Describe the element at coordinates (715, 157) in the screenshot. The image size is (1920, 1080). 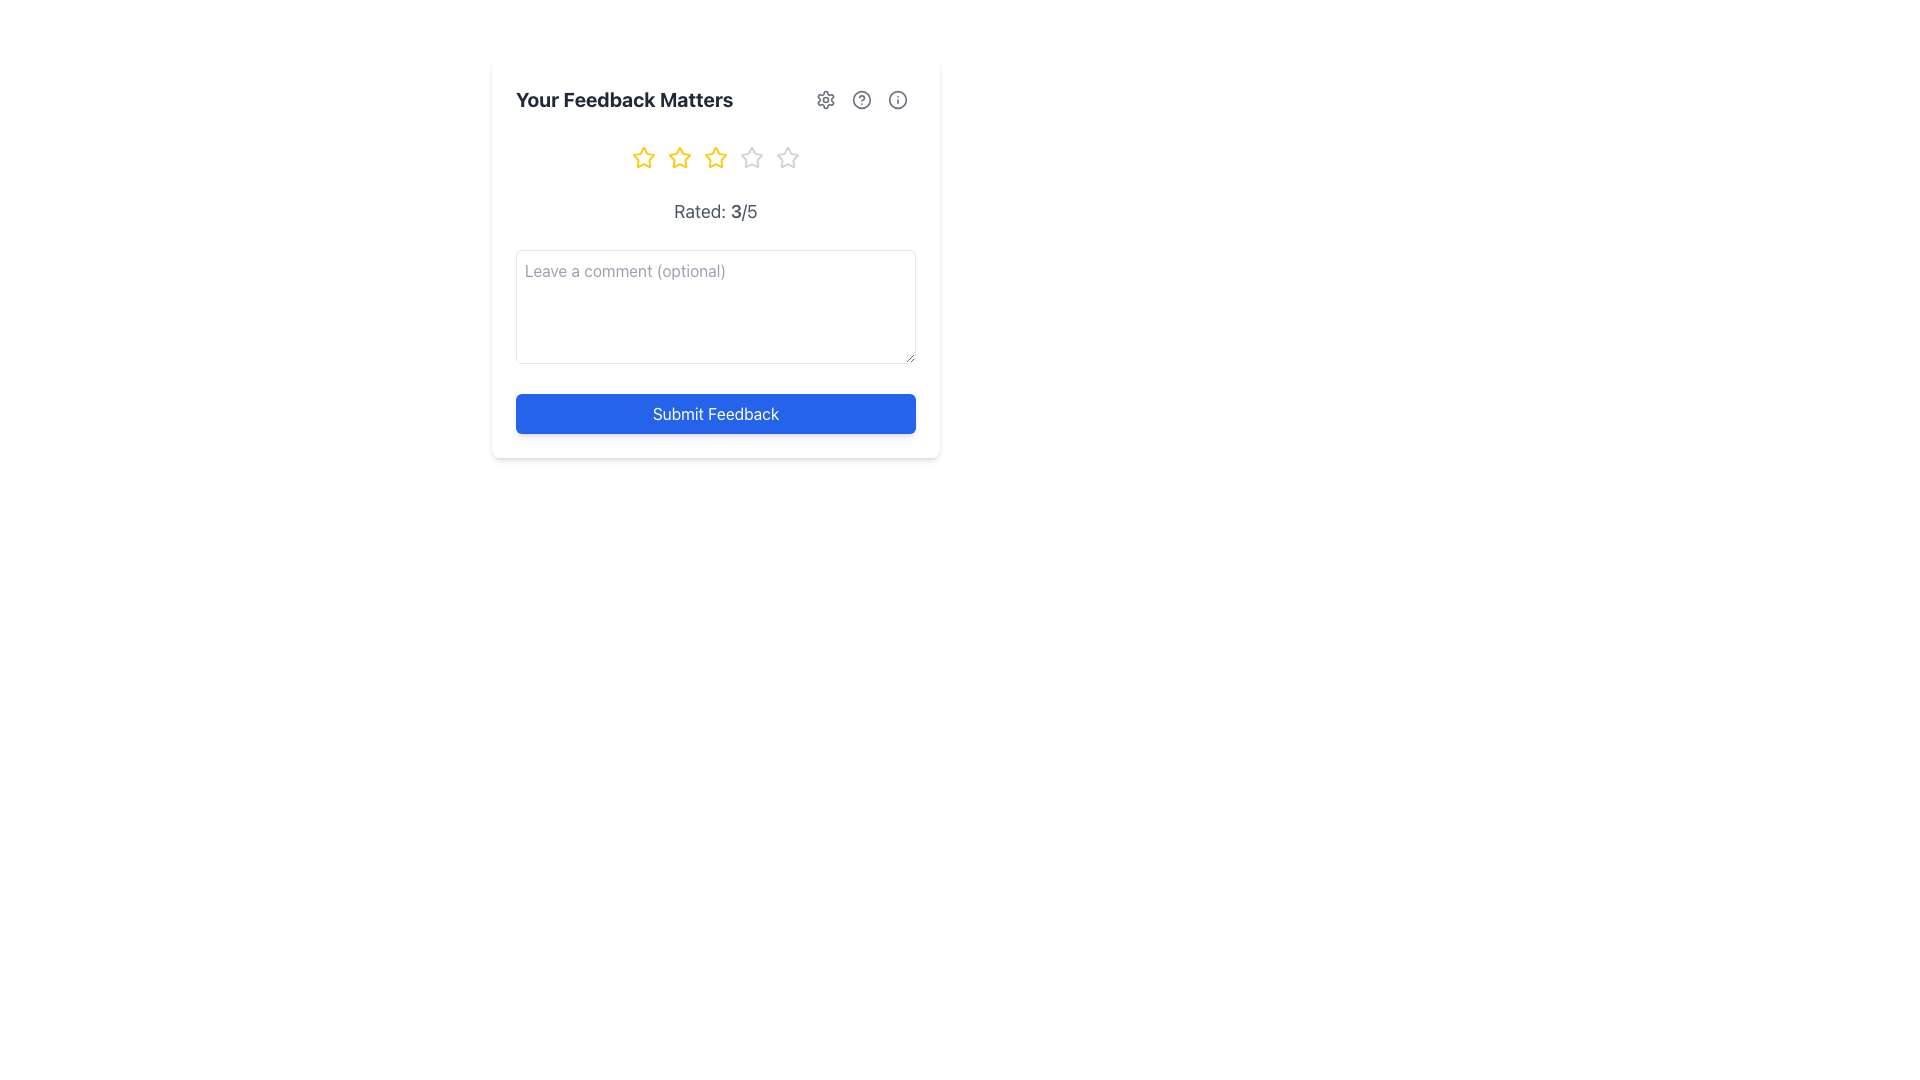
I see `the third star icon from the left in the interactive rating system` at that location.